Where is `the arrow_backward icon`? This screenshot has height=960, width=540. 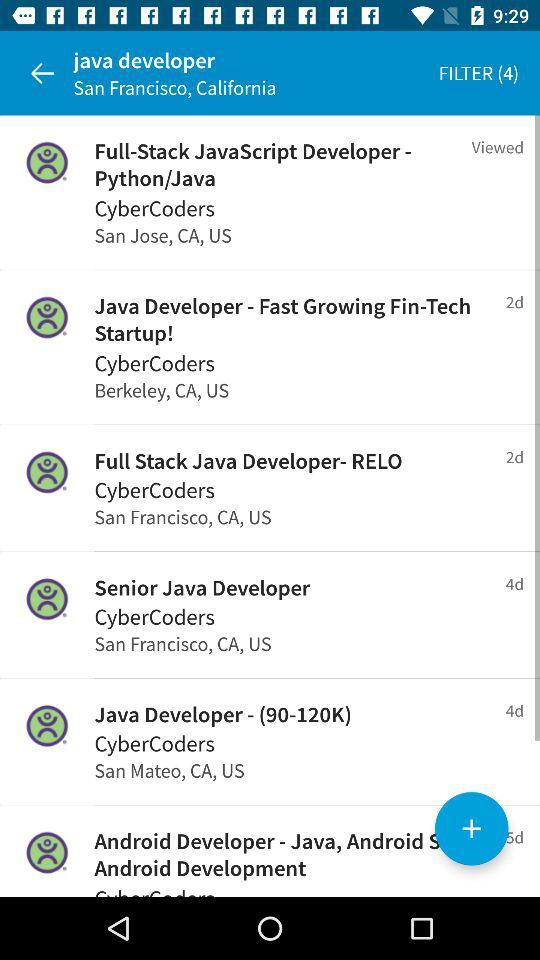
the arrow_backward icon is located at coordinates (42, 73).